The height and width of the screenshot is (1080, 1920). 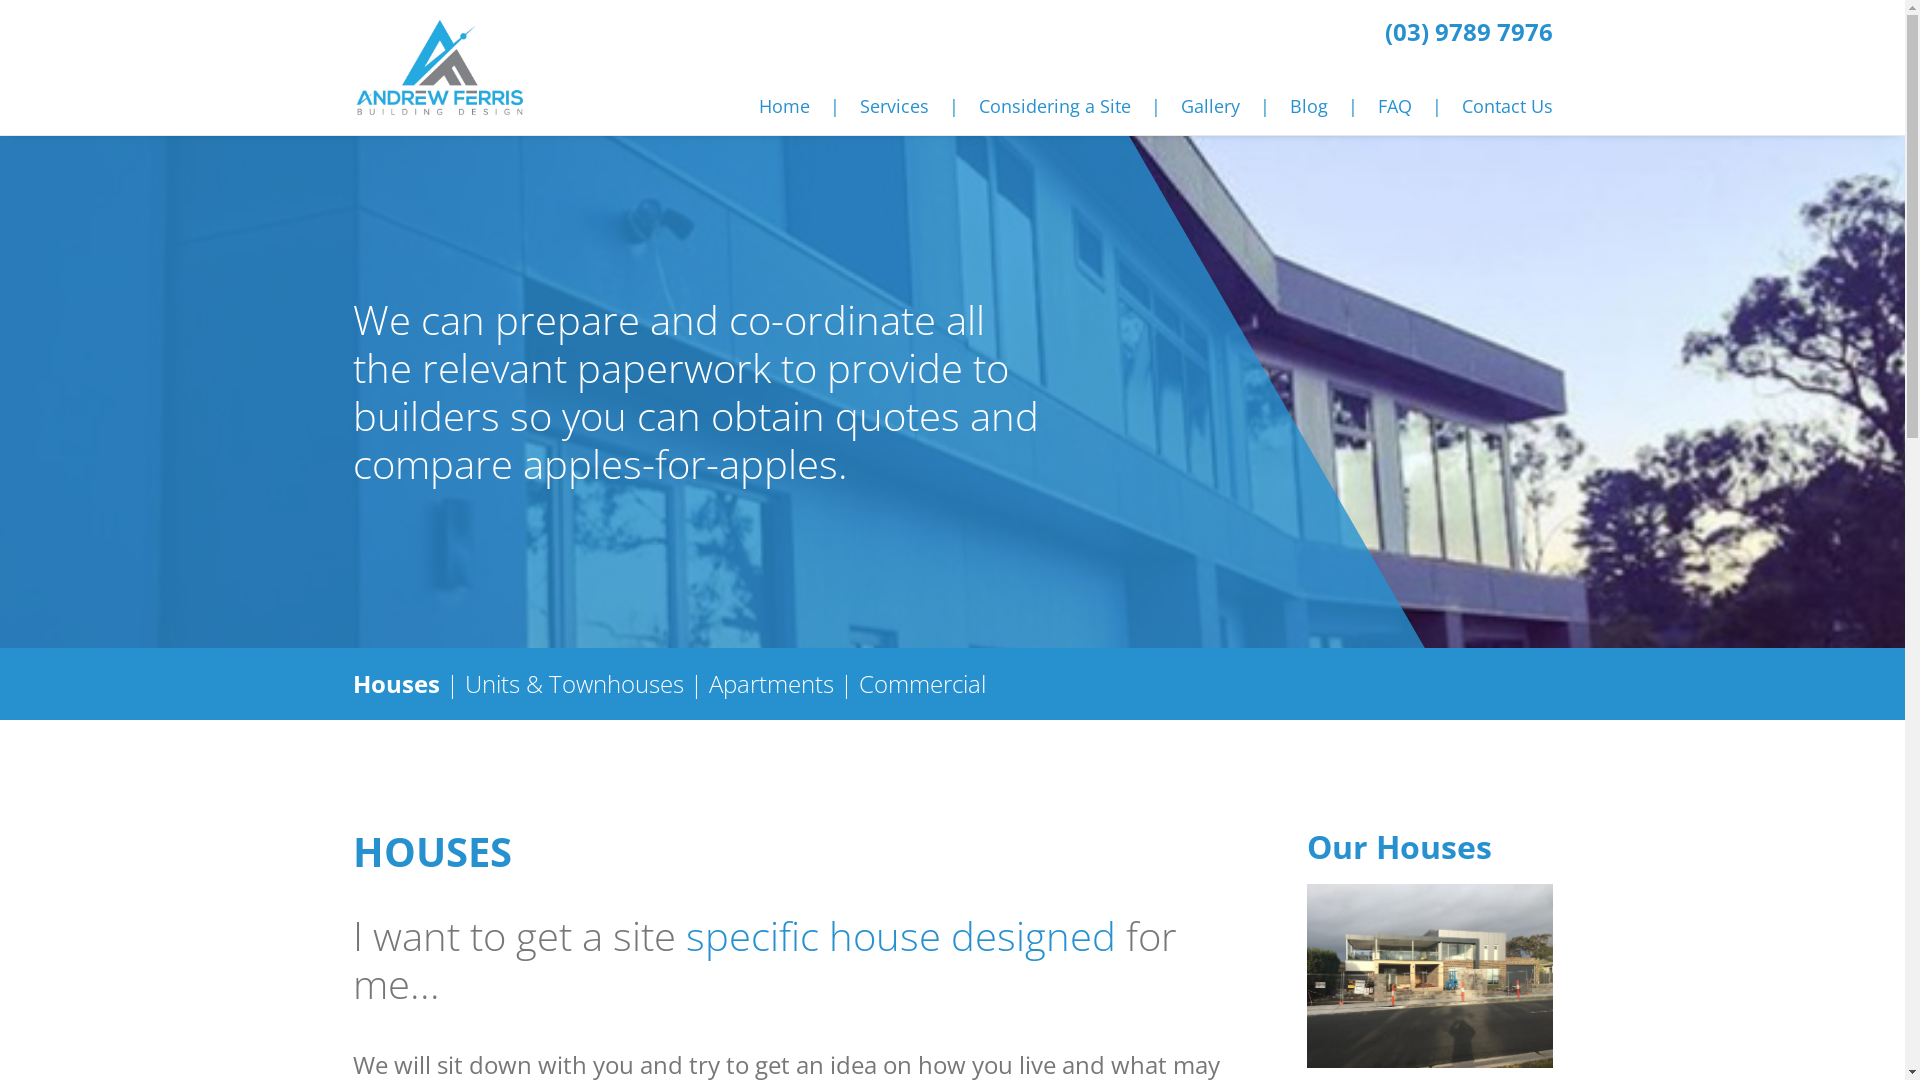 I want to click on '(03) 9789 7976', so click(x=1468, y=31).